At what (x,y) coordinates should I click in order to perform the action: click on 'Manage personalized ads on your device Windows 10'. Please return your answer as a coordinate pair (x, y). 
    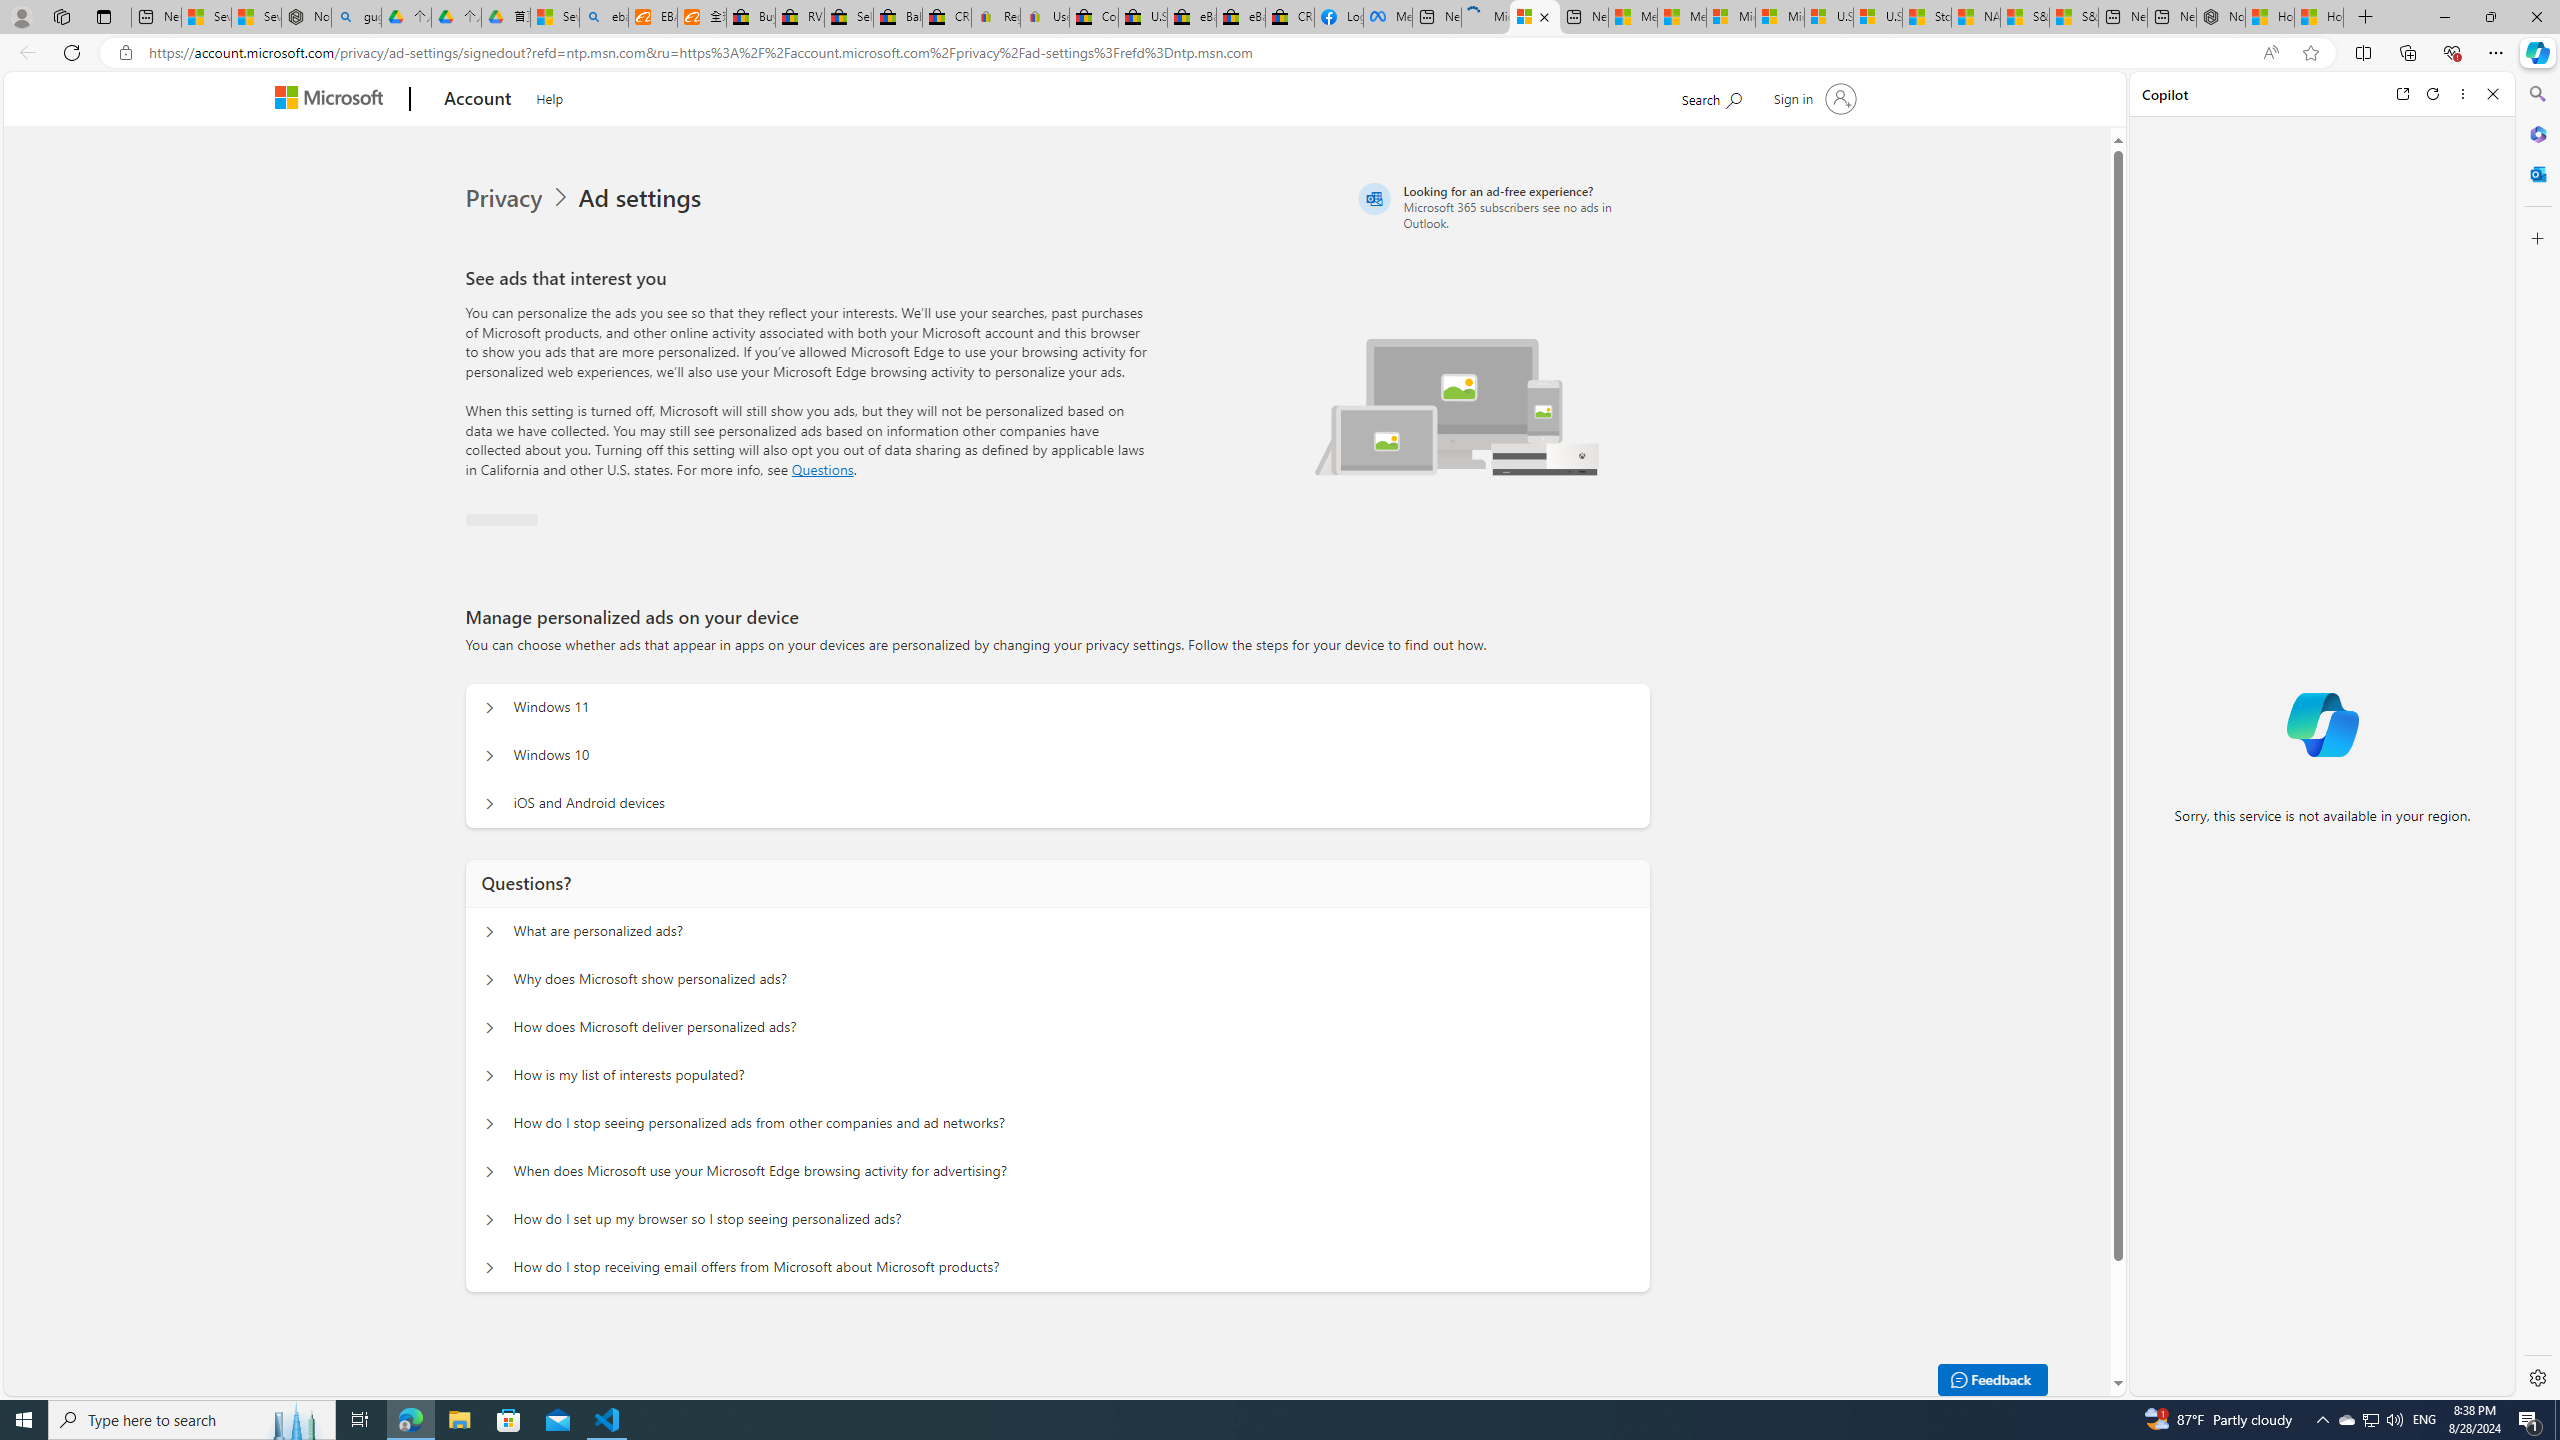
    Looking at the image, I should click on (489, 755).